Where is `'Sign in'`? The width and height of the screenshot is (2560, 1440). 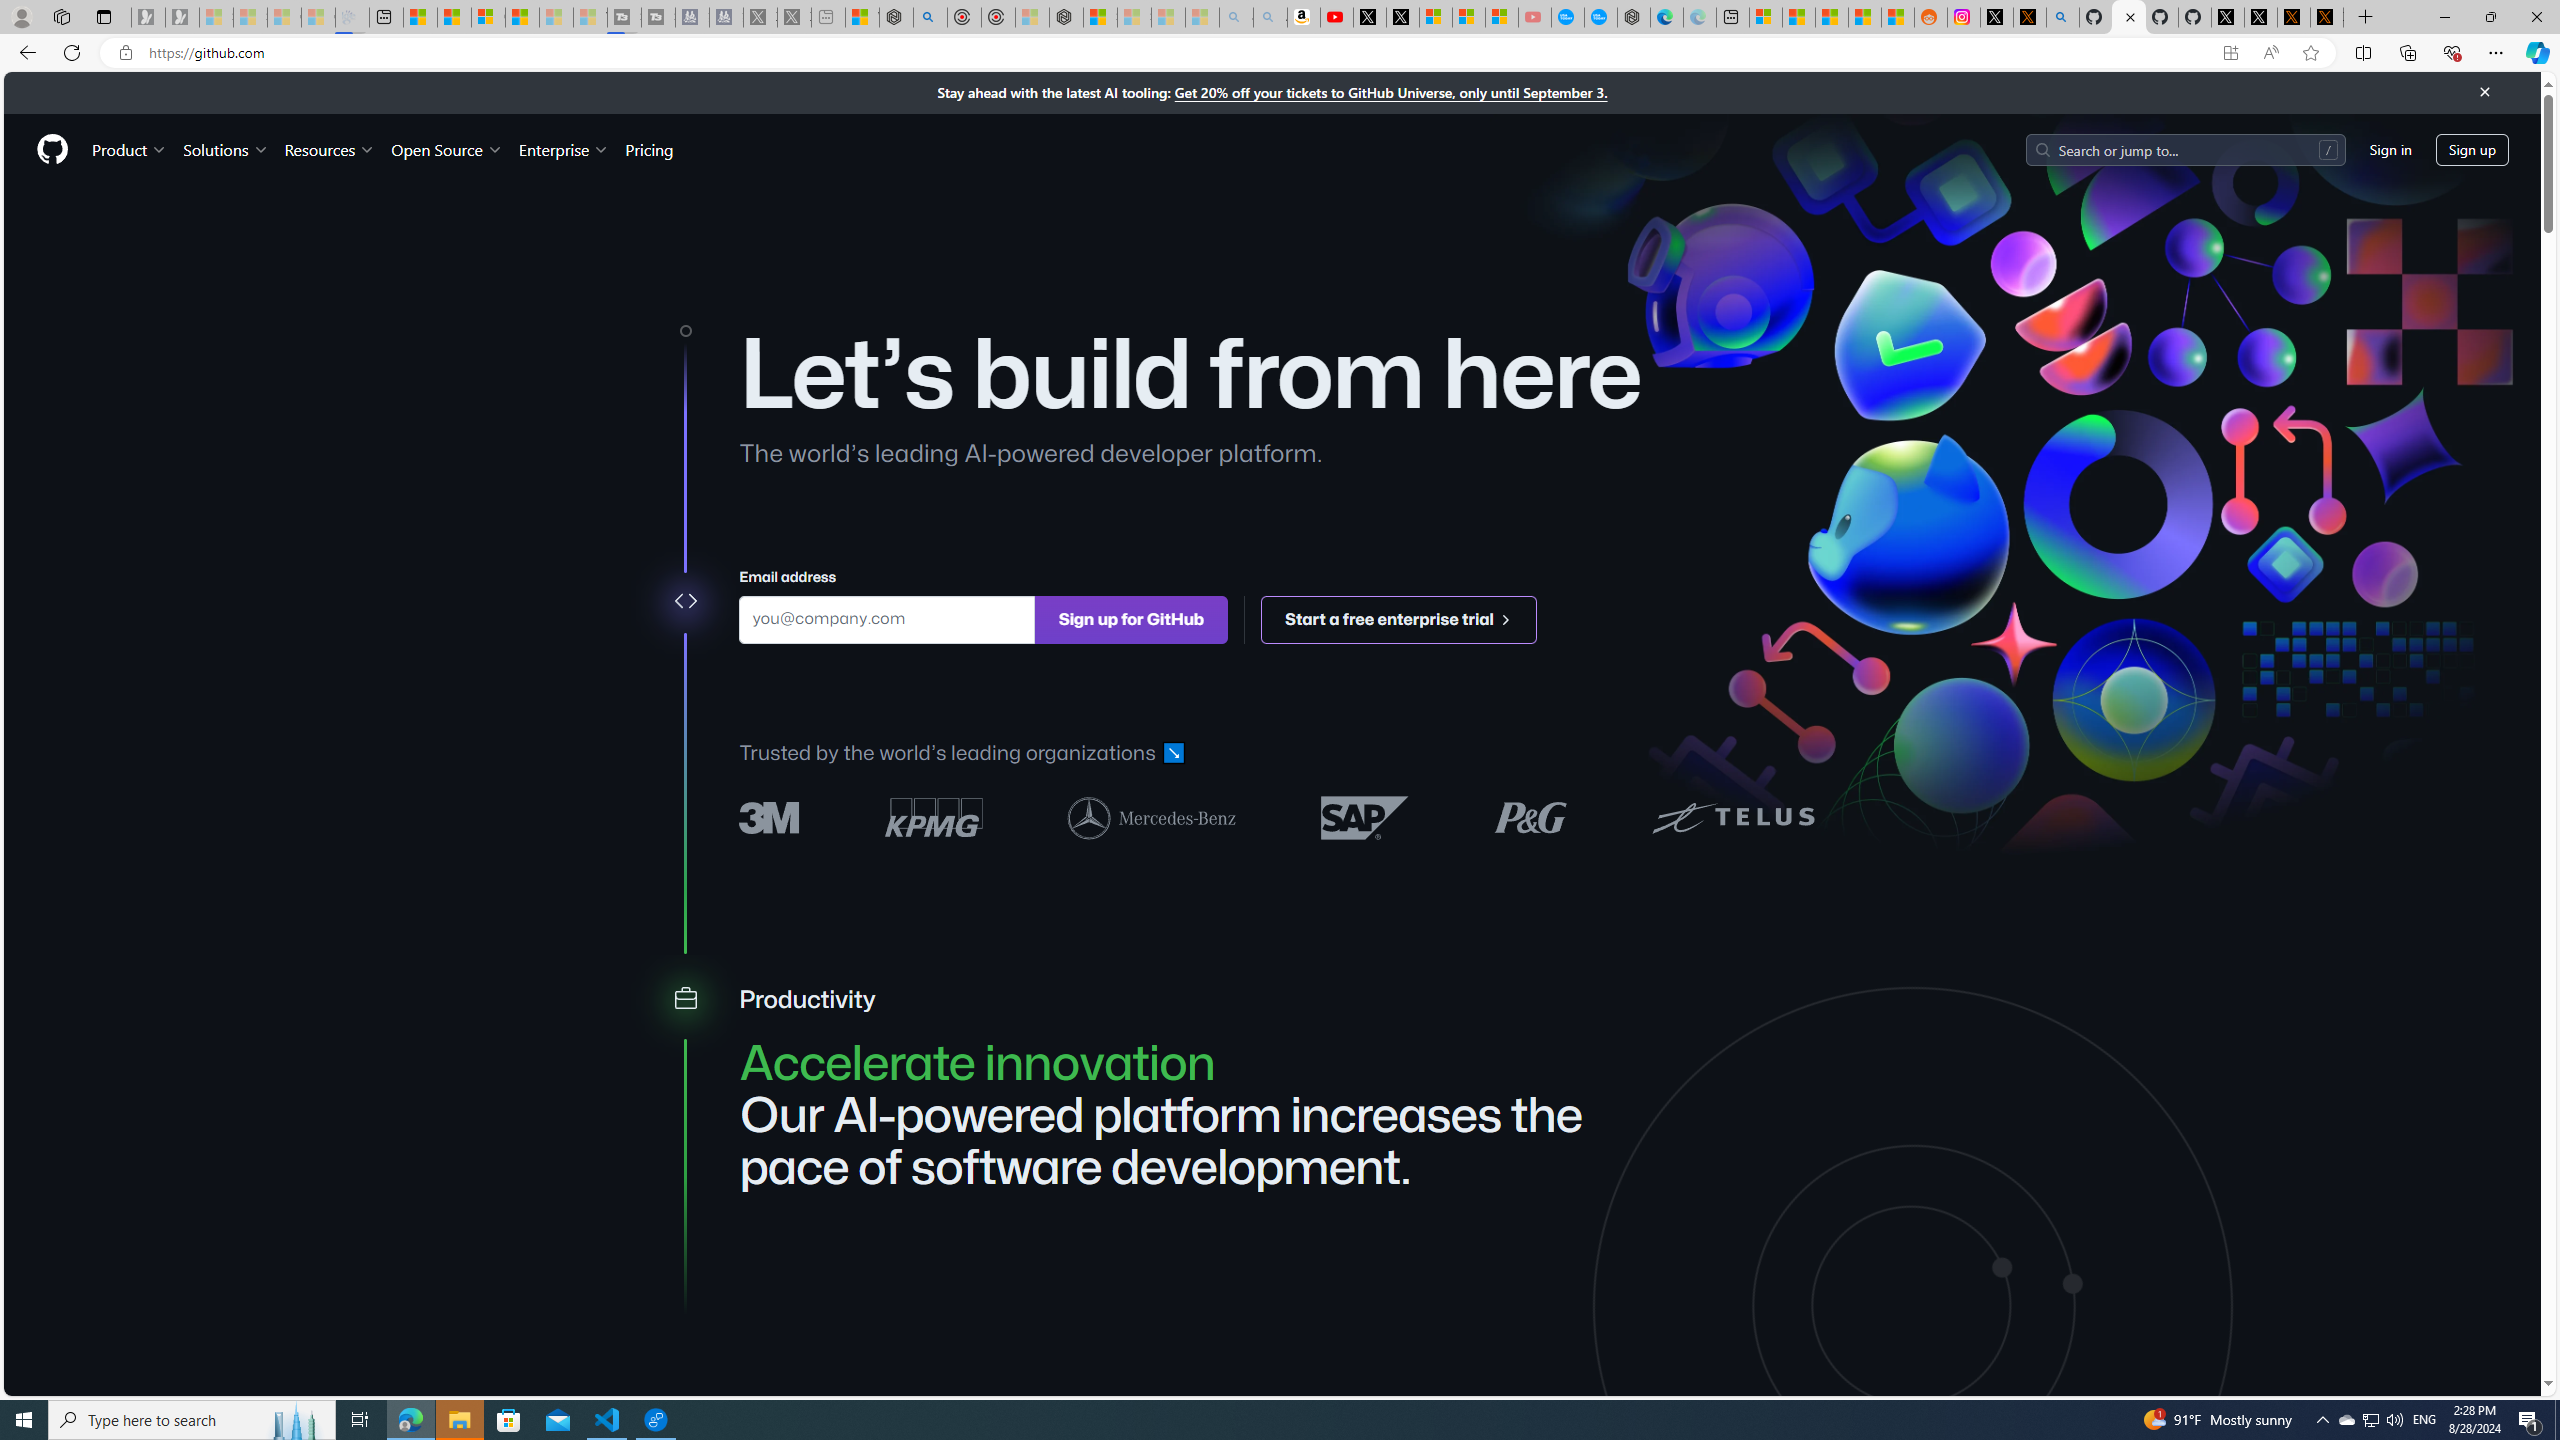
'Sign in' is located at coordinates (2390, 149).